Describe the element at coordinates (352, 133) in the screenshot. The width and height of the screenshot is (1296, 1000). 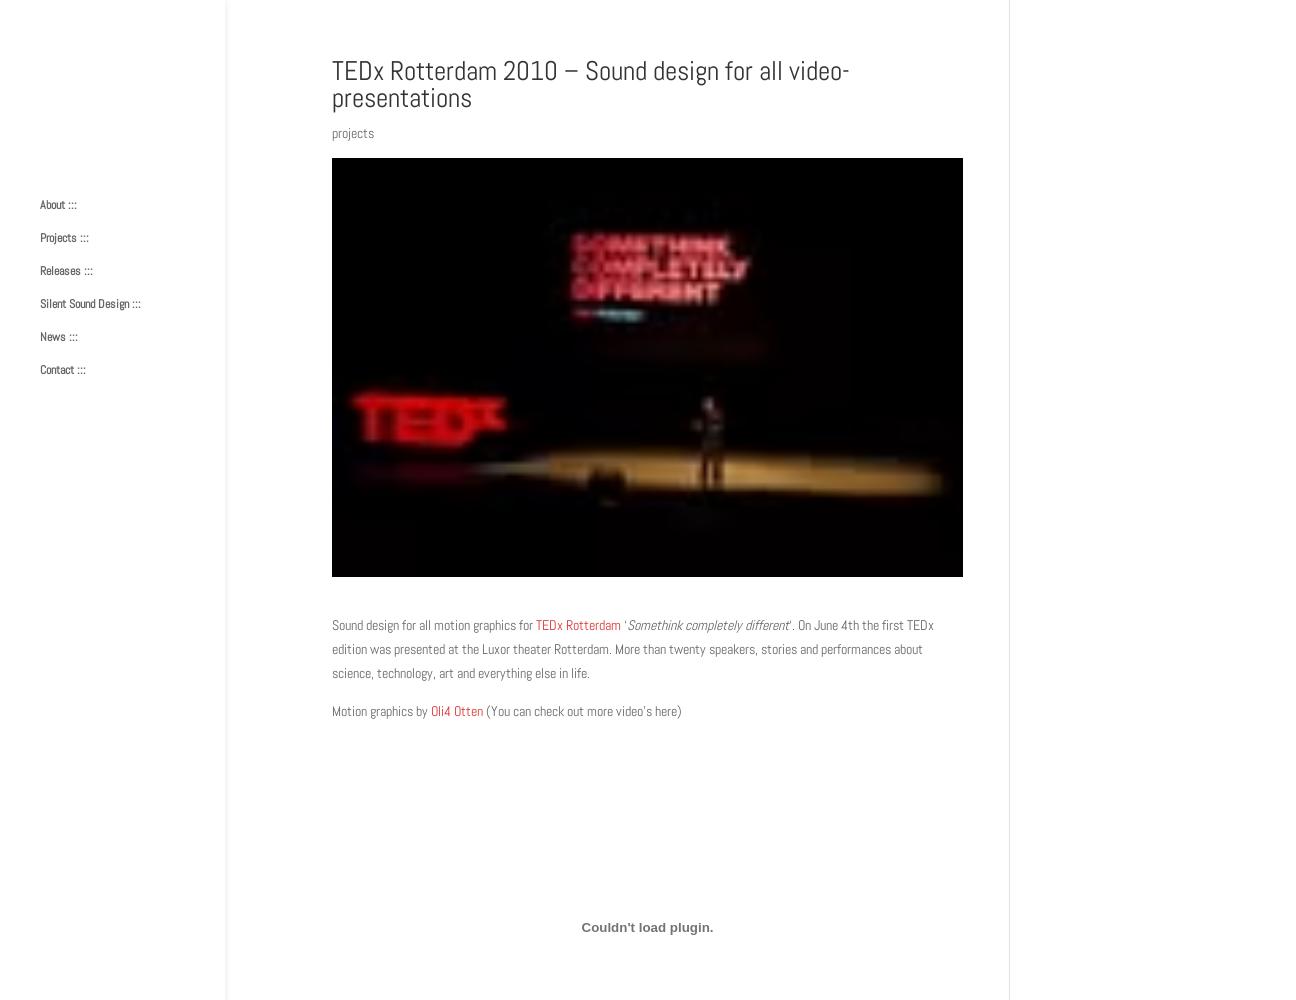
I see `'projects'` at that location.